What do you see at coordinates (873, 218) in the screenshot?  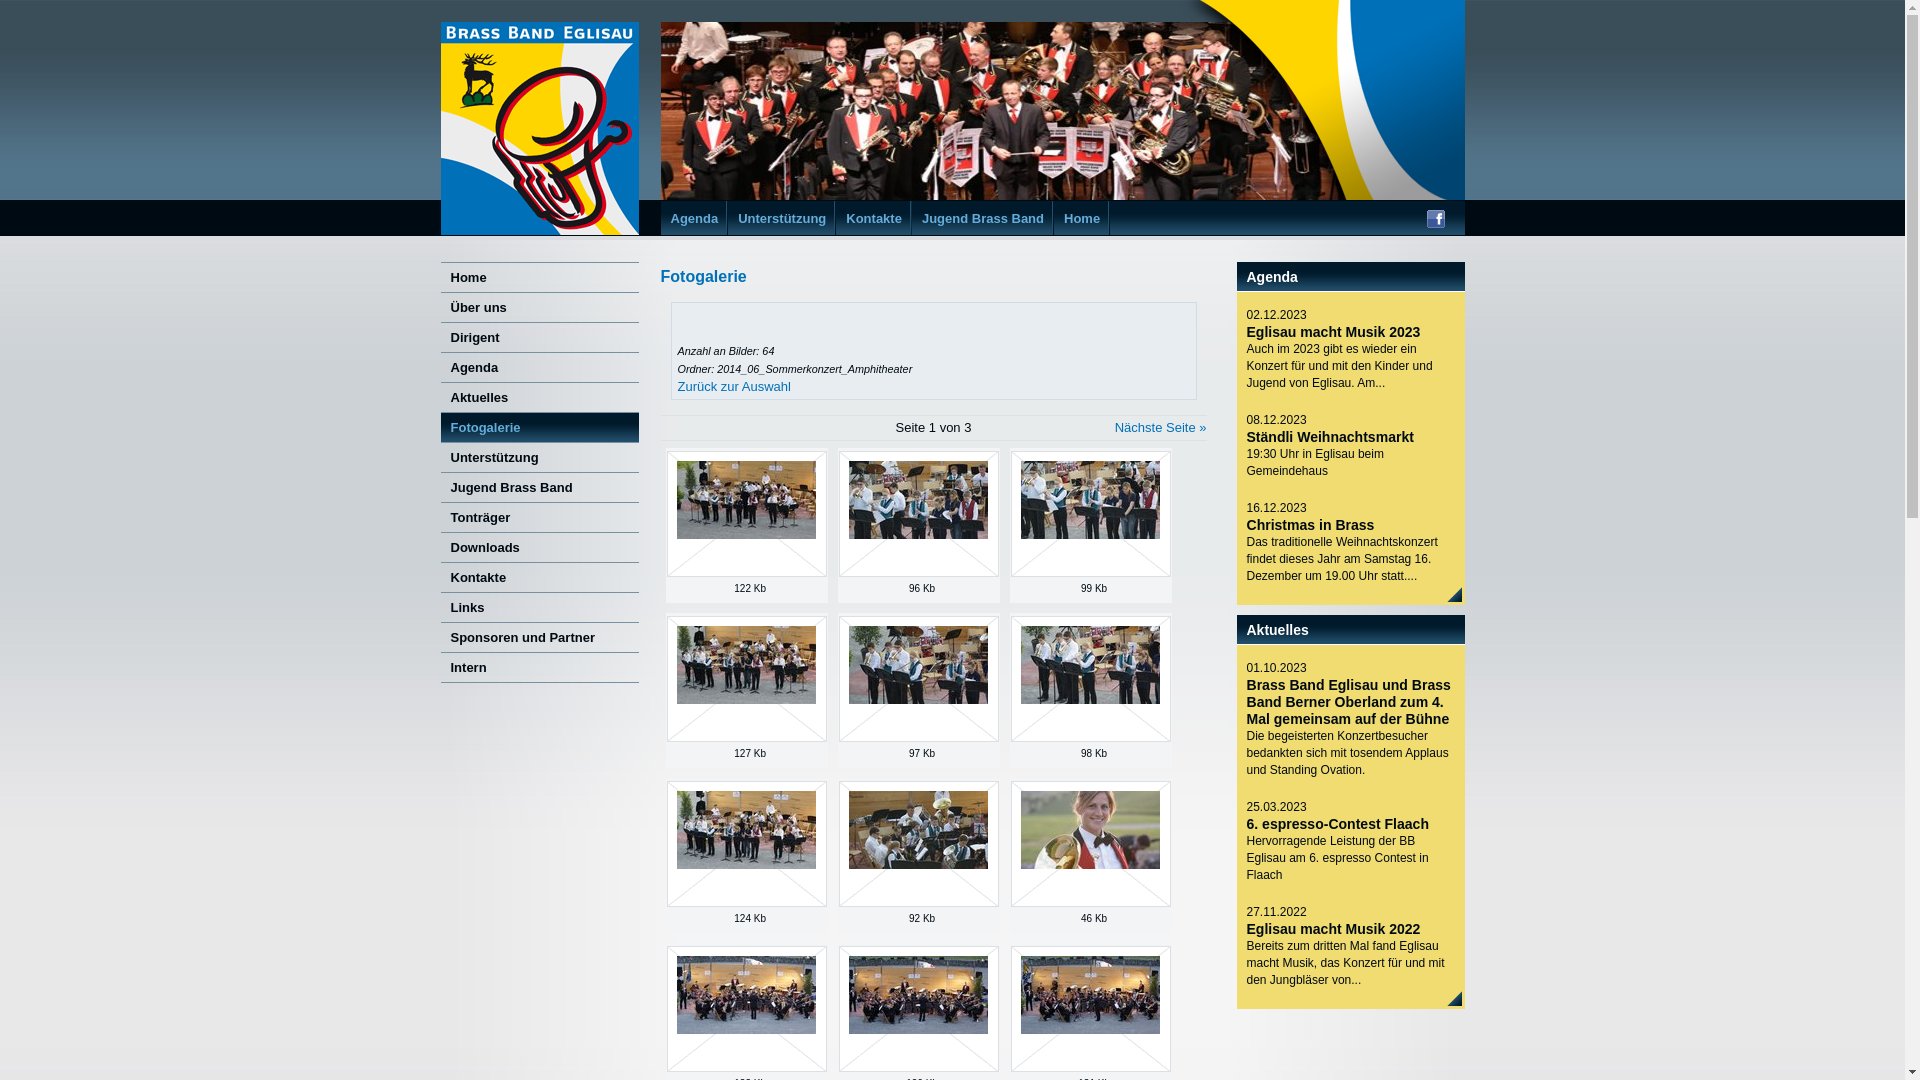 I see `'Kontakte'` at bounding box center [873, 218].